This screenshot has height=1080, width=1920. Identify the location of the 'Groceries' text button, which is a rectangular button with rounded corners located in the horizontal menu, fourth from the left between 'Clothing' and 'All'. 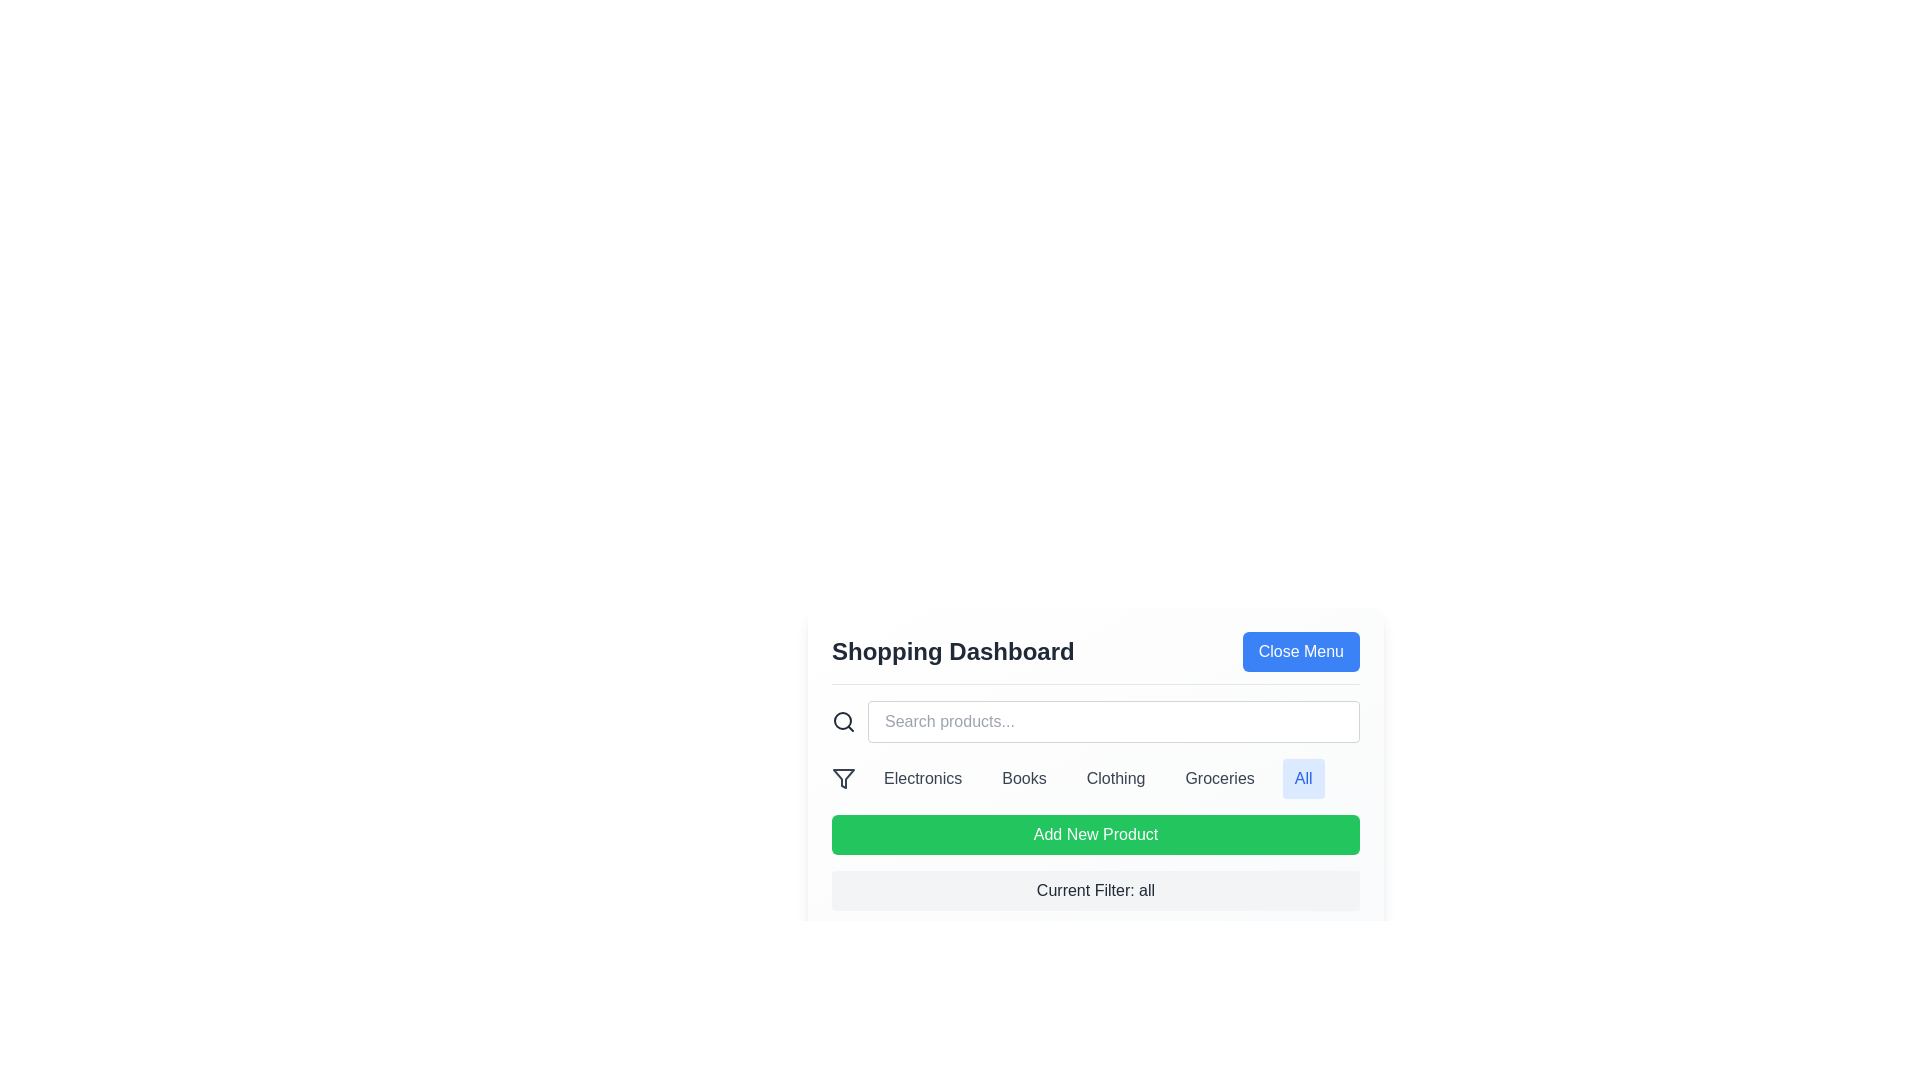
(1219, 778).